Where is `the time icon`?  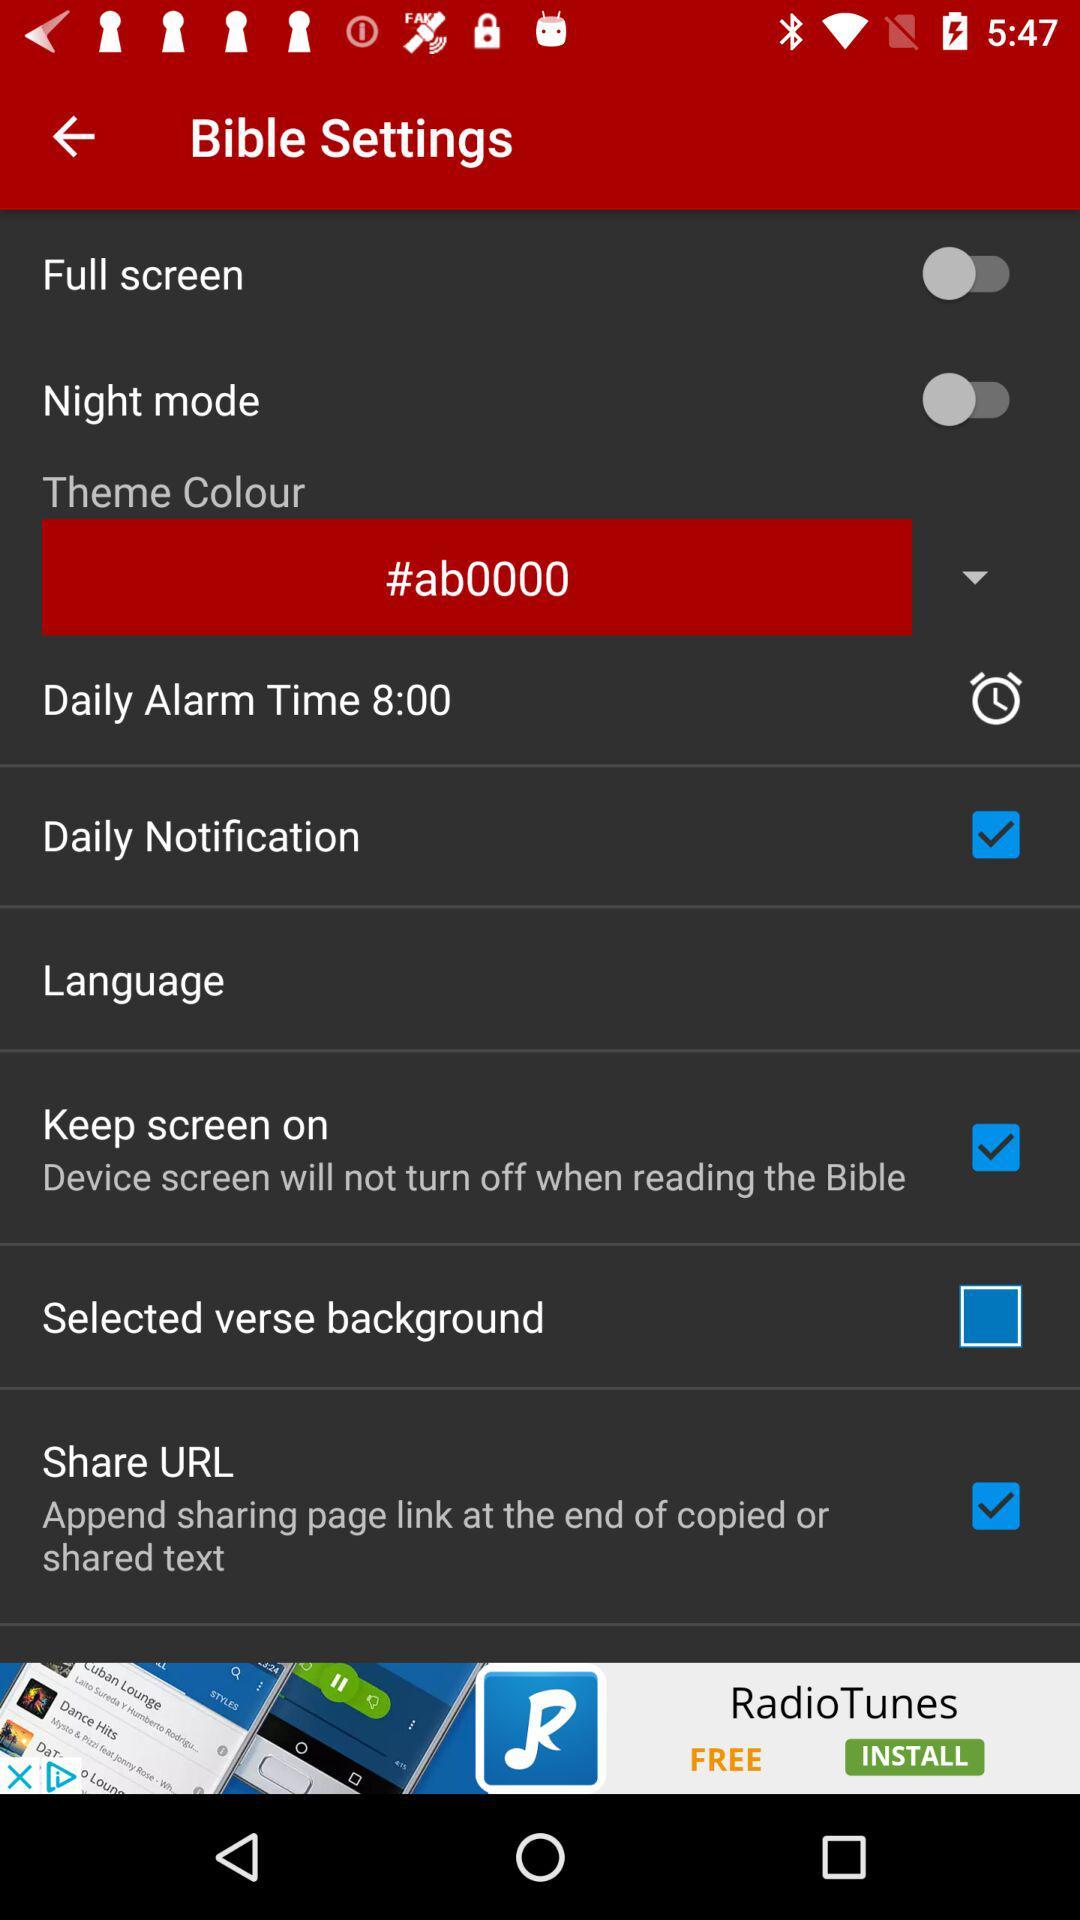 the time icon is located at coordinates (995, 698).